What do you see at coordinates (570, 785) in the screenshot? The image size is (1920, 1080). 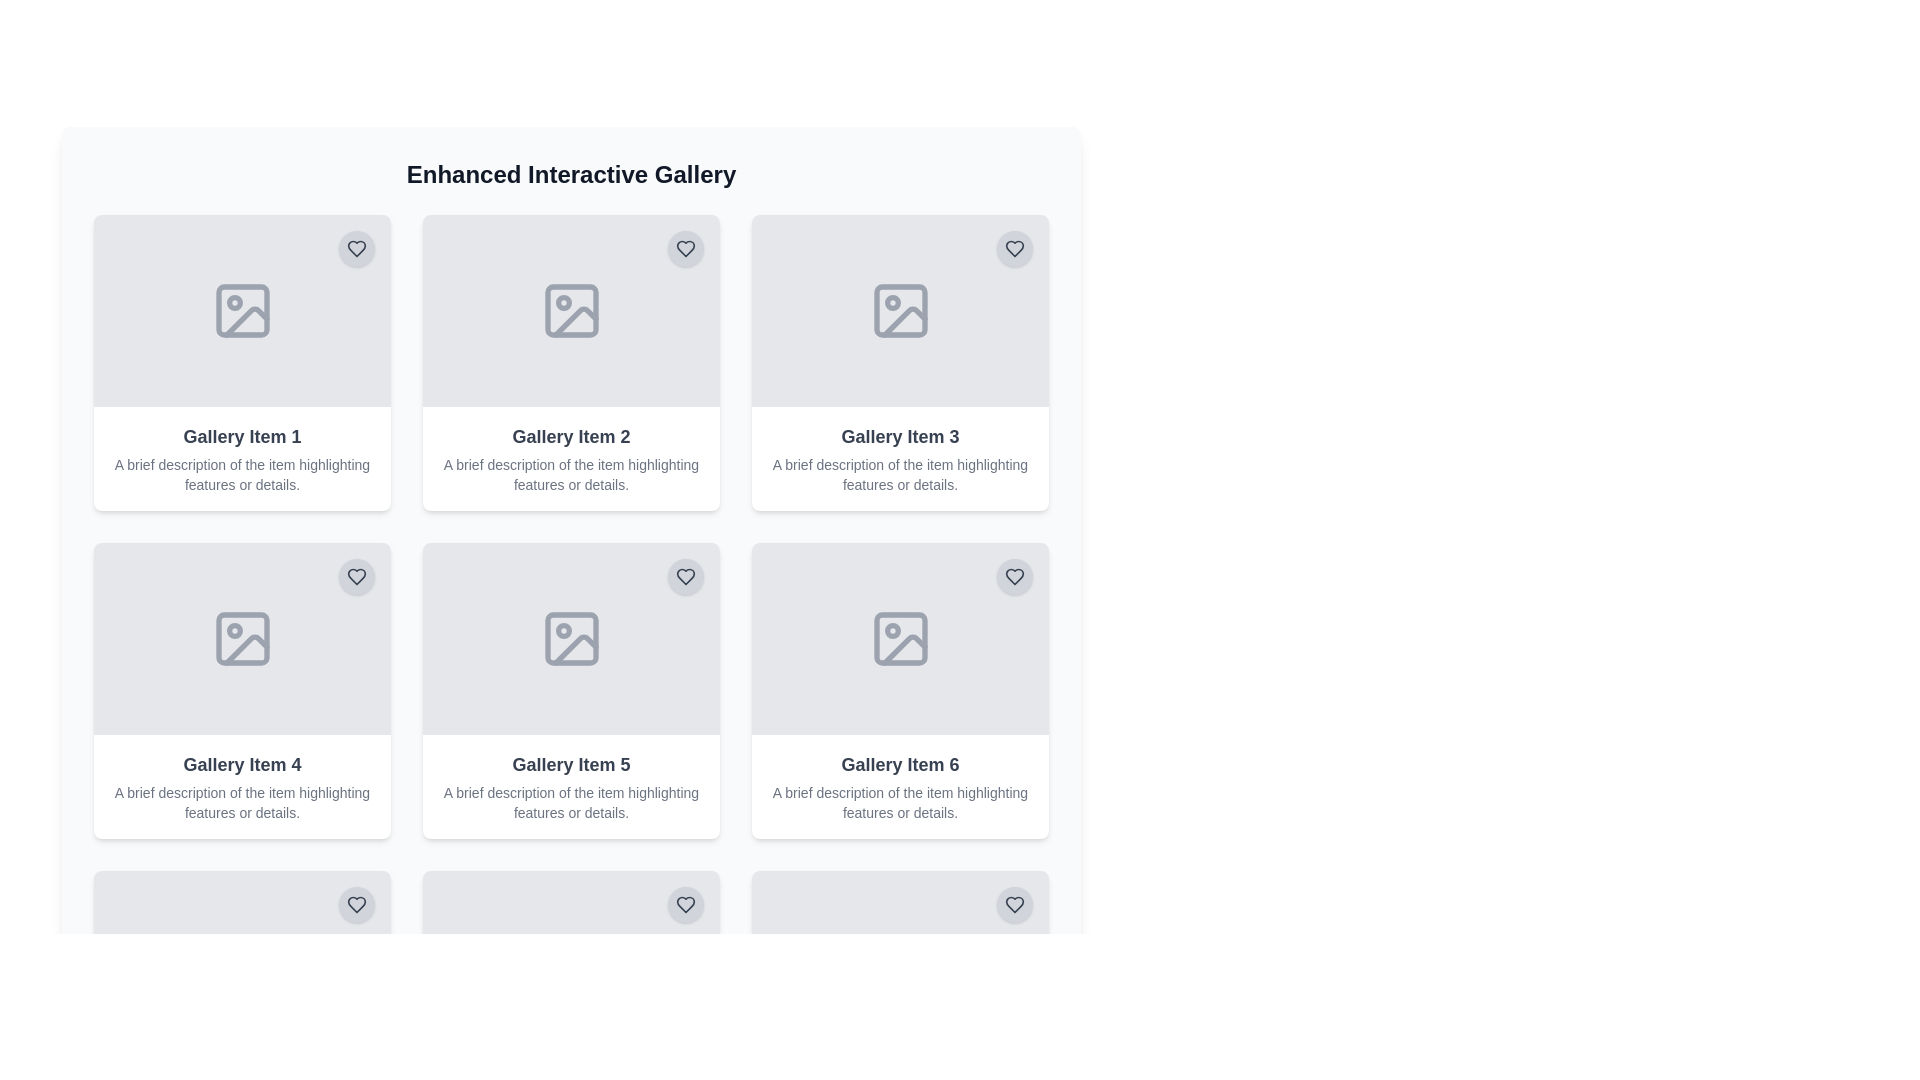 I see `the text block containing the title 'Gallery Item 5' and the description below it, located in the second row, center column of the gallery section` at bounding box center [570, 785].